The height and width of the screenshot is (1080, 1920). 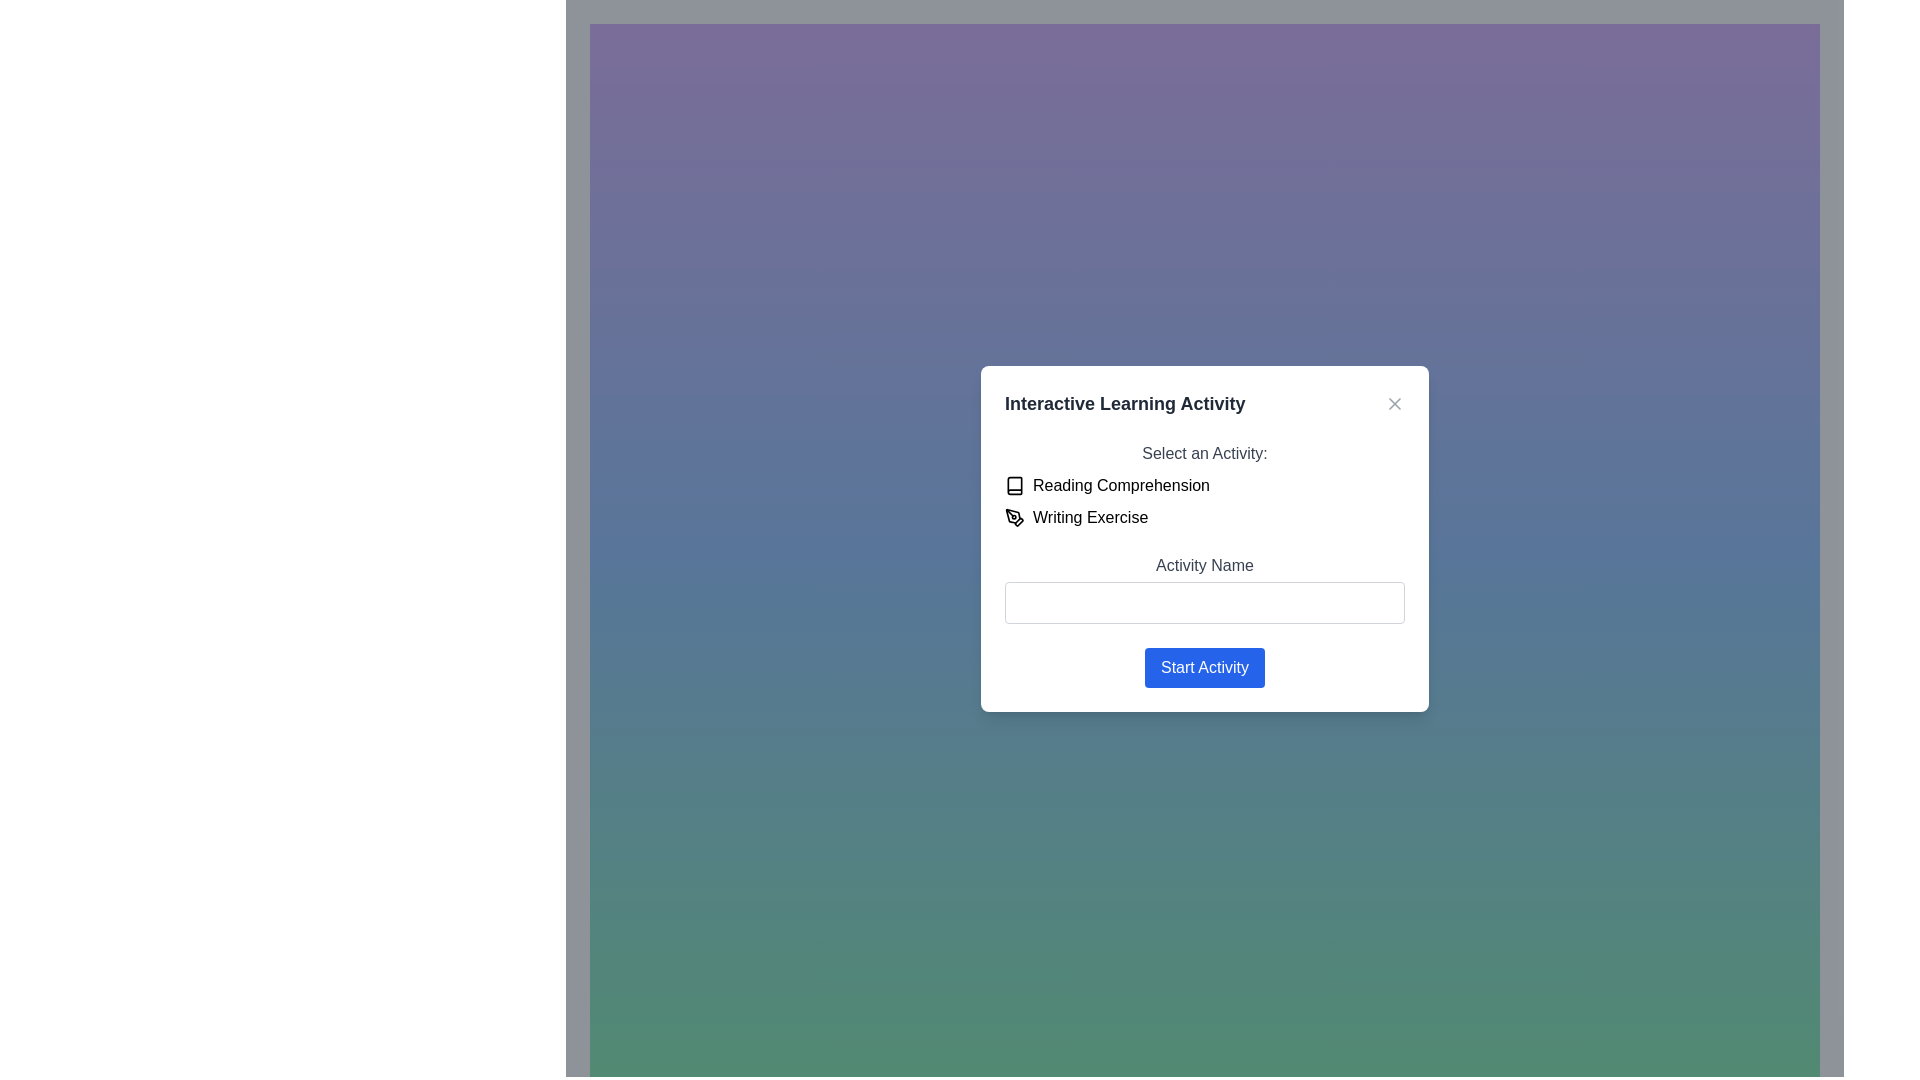 I want to click on the 'Writing Exercise' text label located in the modal dialog box under the 'Select an Activity' section, adjacent to the pen tool icon, so click(x=1088, y=515).